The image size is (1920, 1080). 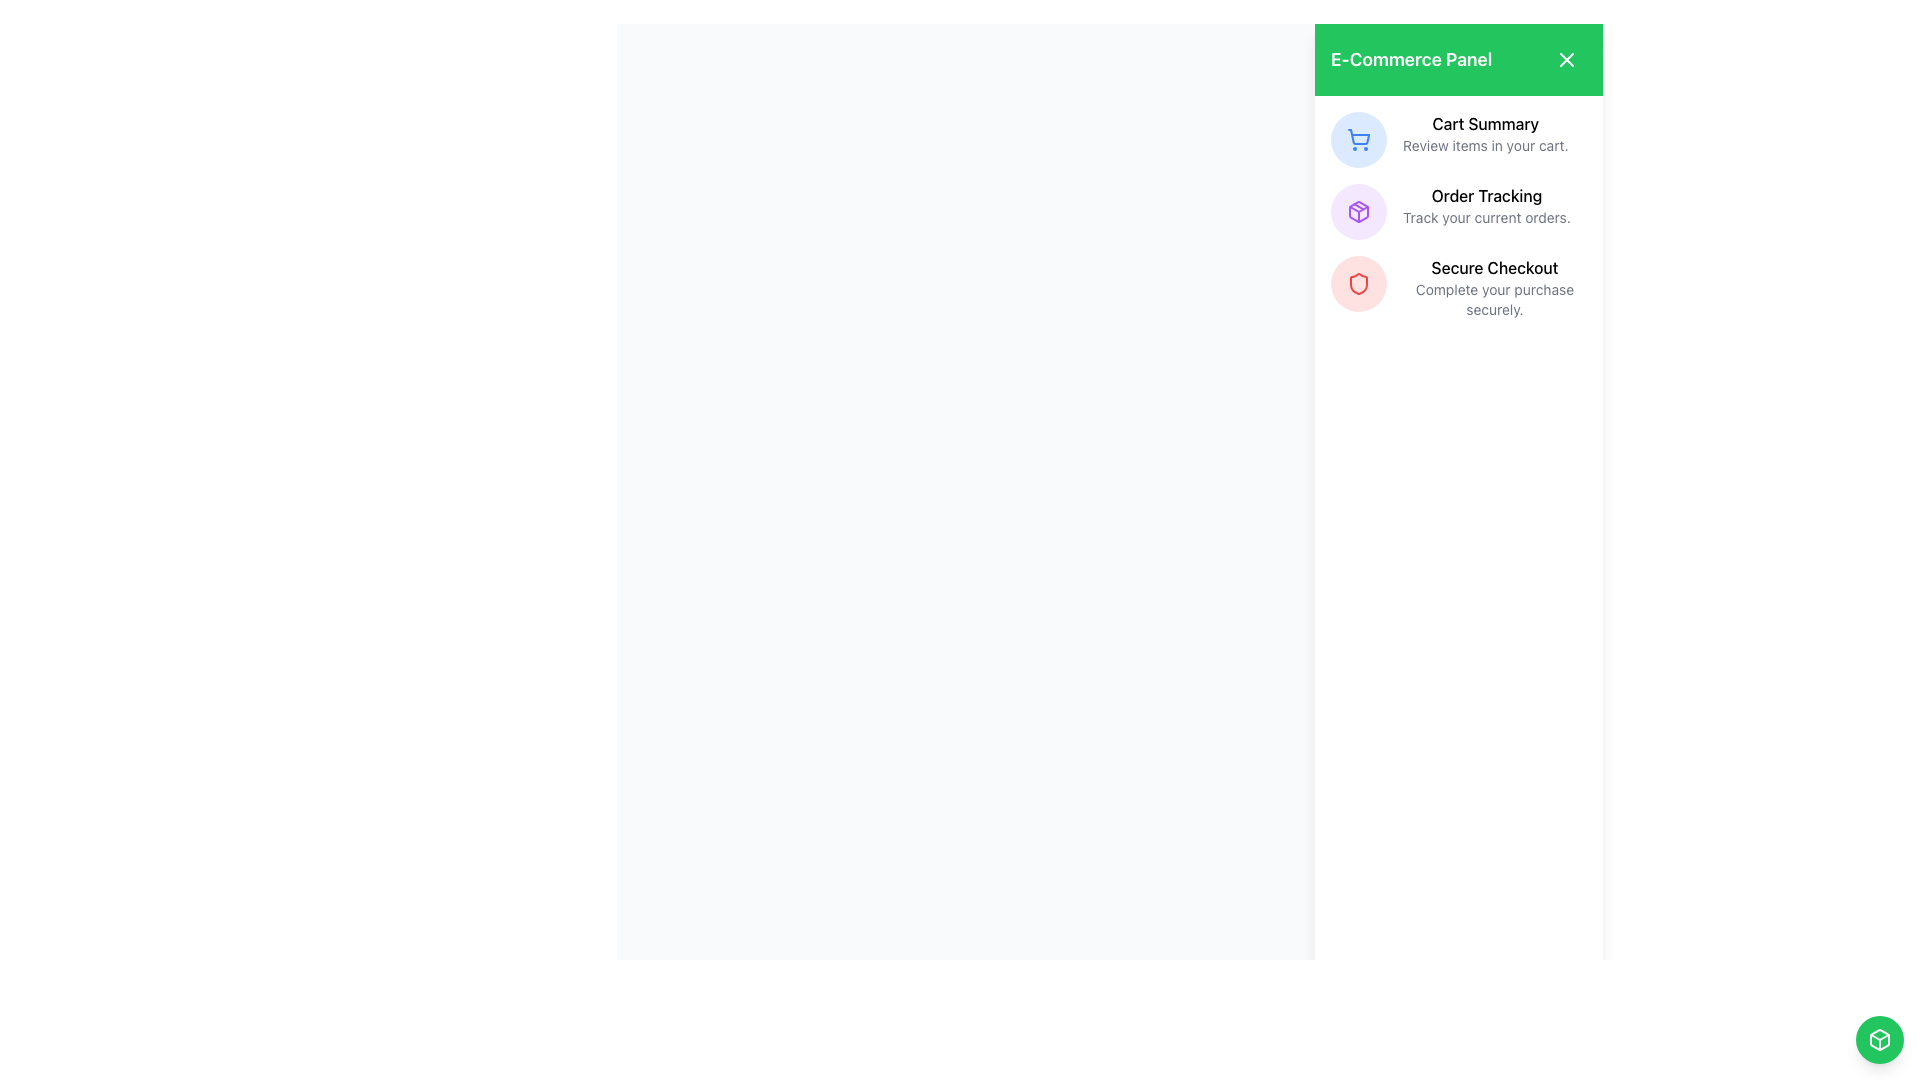 What do you see at coordinates (1486, 205) in the screenshot?
I see `the 'Order Tracking' text label that displays in bold with the subtext 'Track your current orders', located in the right-hand navigation panel below 'Cart Summary' and above 'Secure Checkout'` at bounding box center [1486, 205].